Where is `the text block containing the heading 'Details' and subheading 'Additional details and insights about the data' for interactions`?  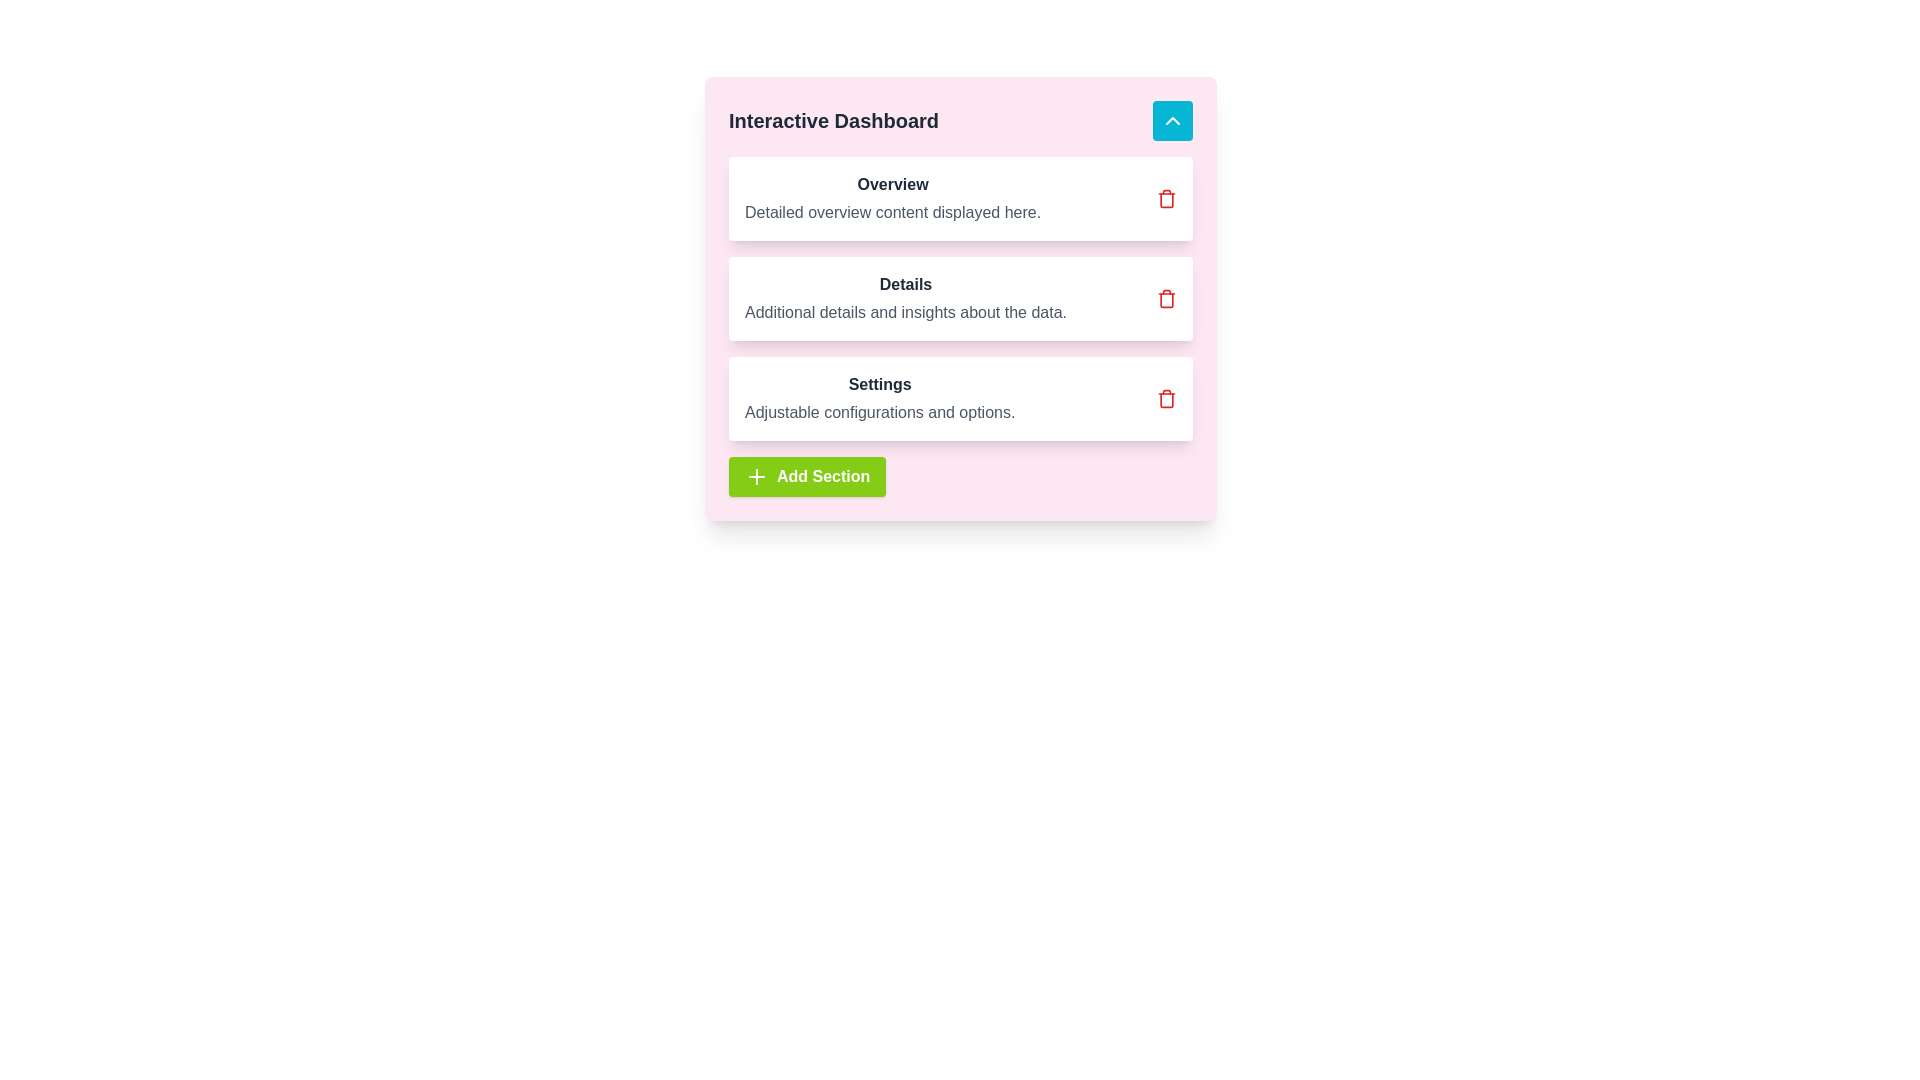
the text block containing the heading 'Details' and subheading 'Additional details and insights about the data' for interactions is located at coordinates (905, 299).